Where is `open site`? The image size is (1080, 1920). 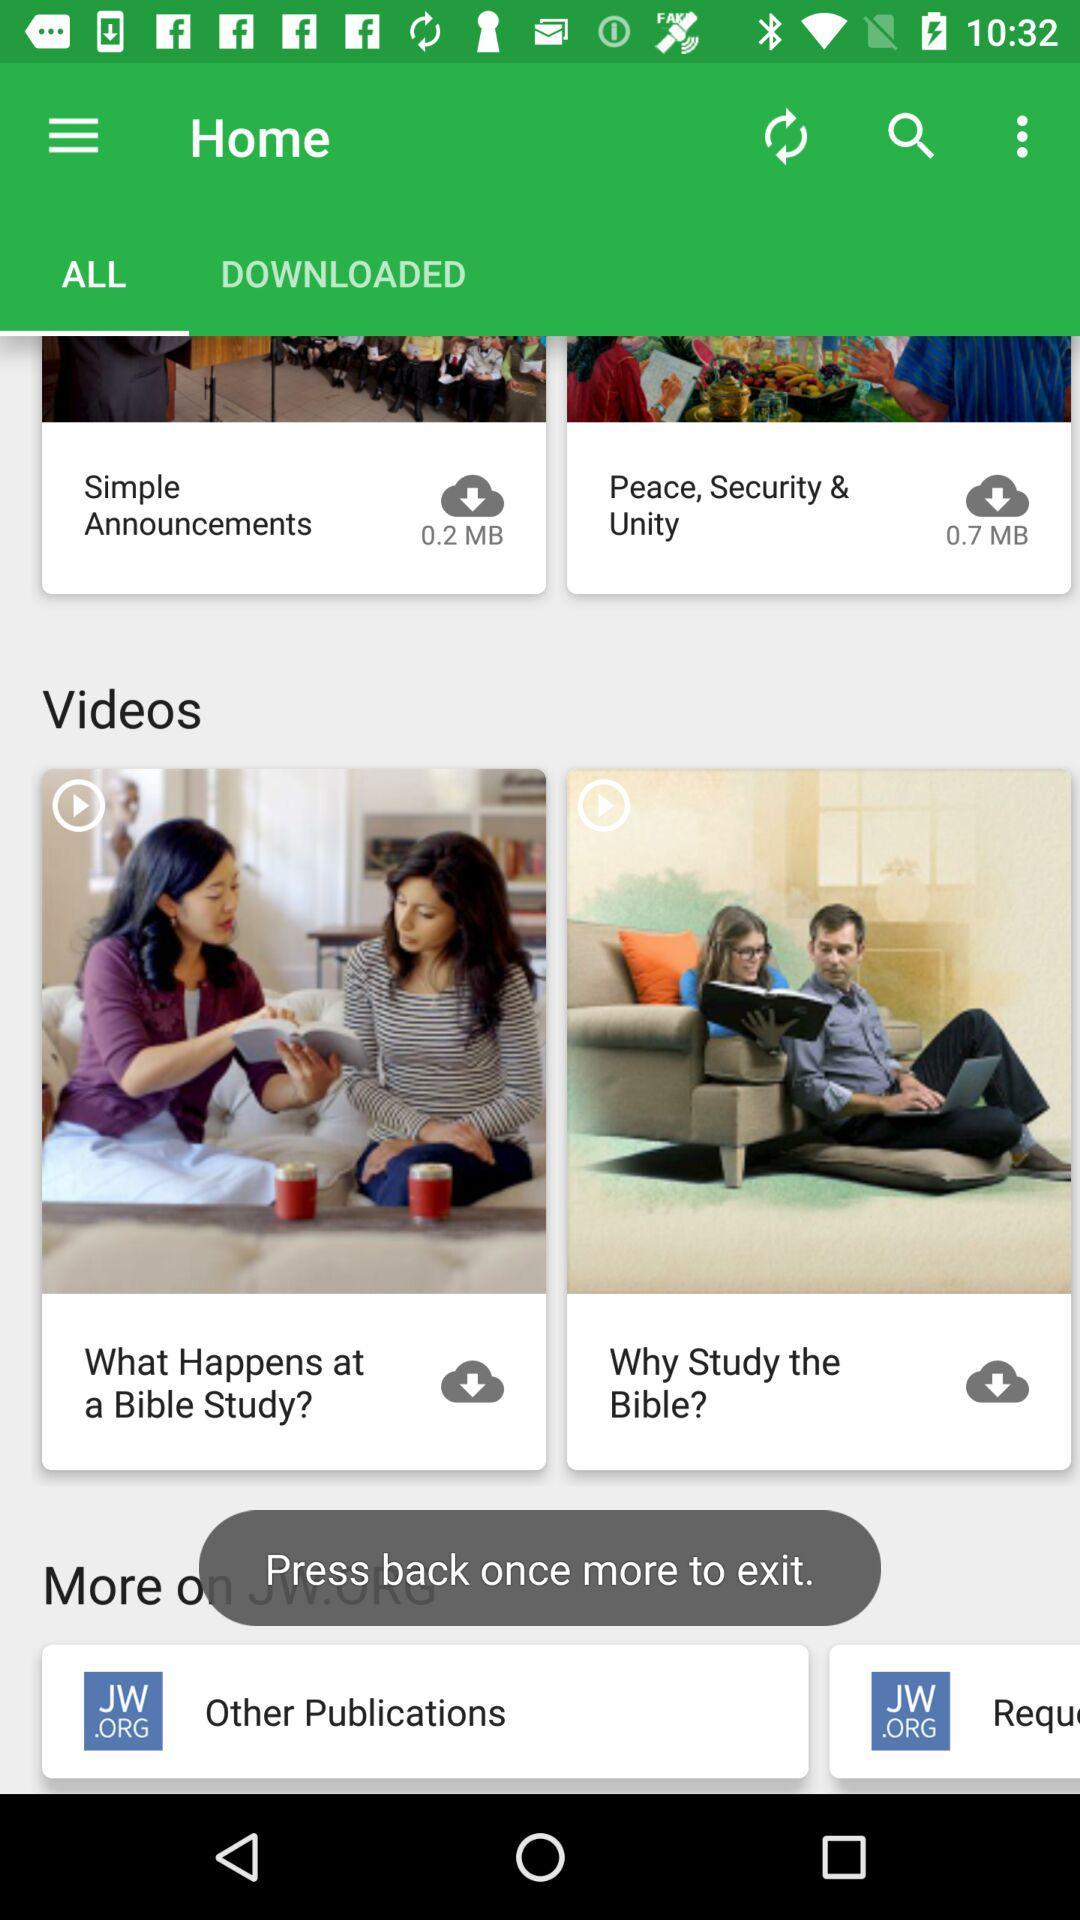 open site is located at coordinates (910, 1710).